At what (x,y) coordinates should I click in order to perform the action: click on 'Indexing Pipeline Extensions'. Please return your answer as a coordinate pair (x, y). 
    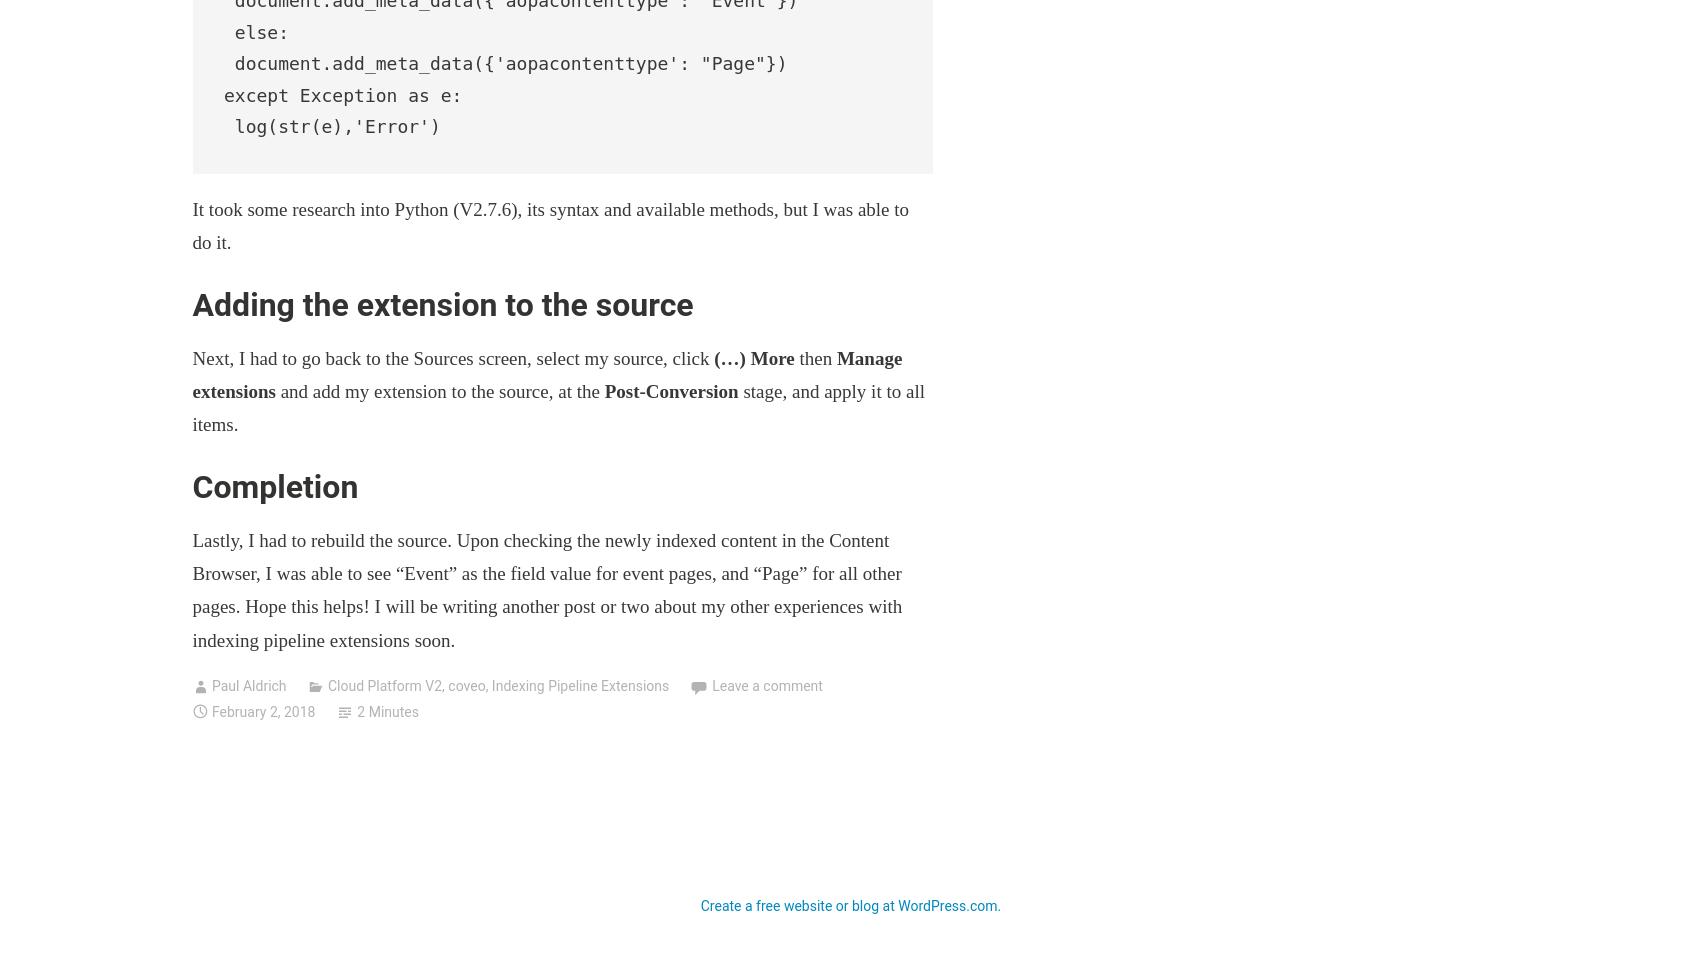
    Looking at the image, I should click on (490, 685).